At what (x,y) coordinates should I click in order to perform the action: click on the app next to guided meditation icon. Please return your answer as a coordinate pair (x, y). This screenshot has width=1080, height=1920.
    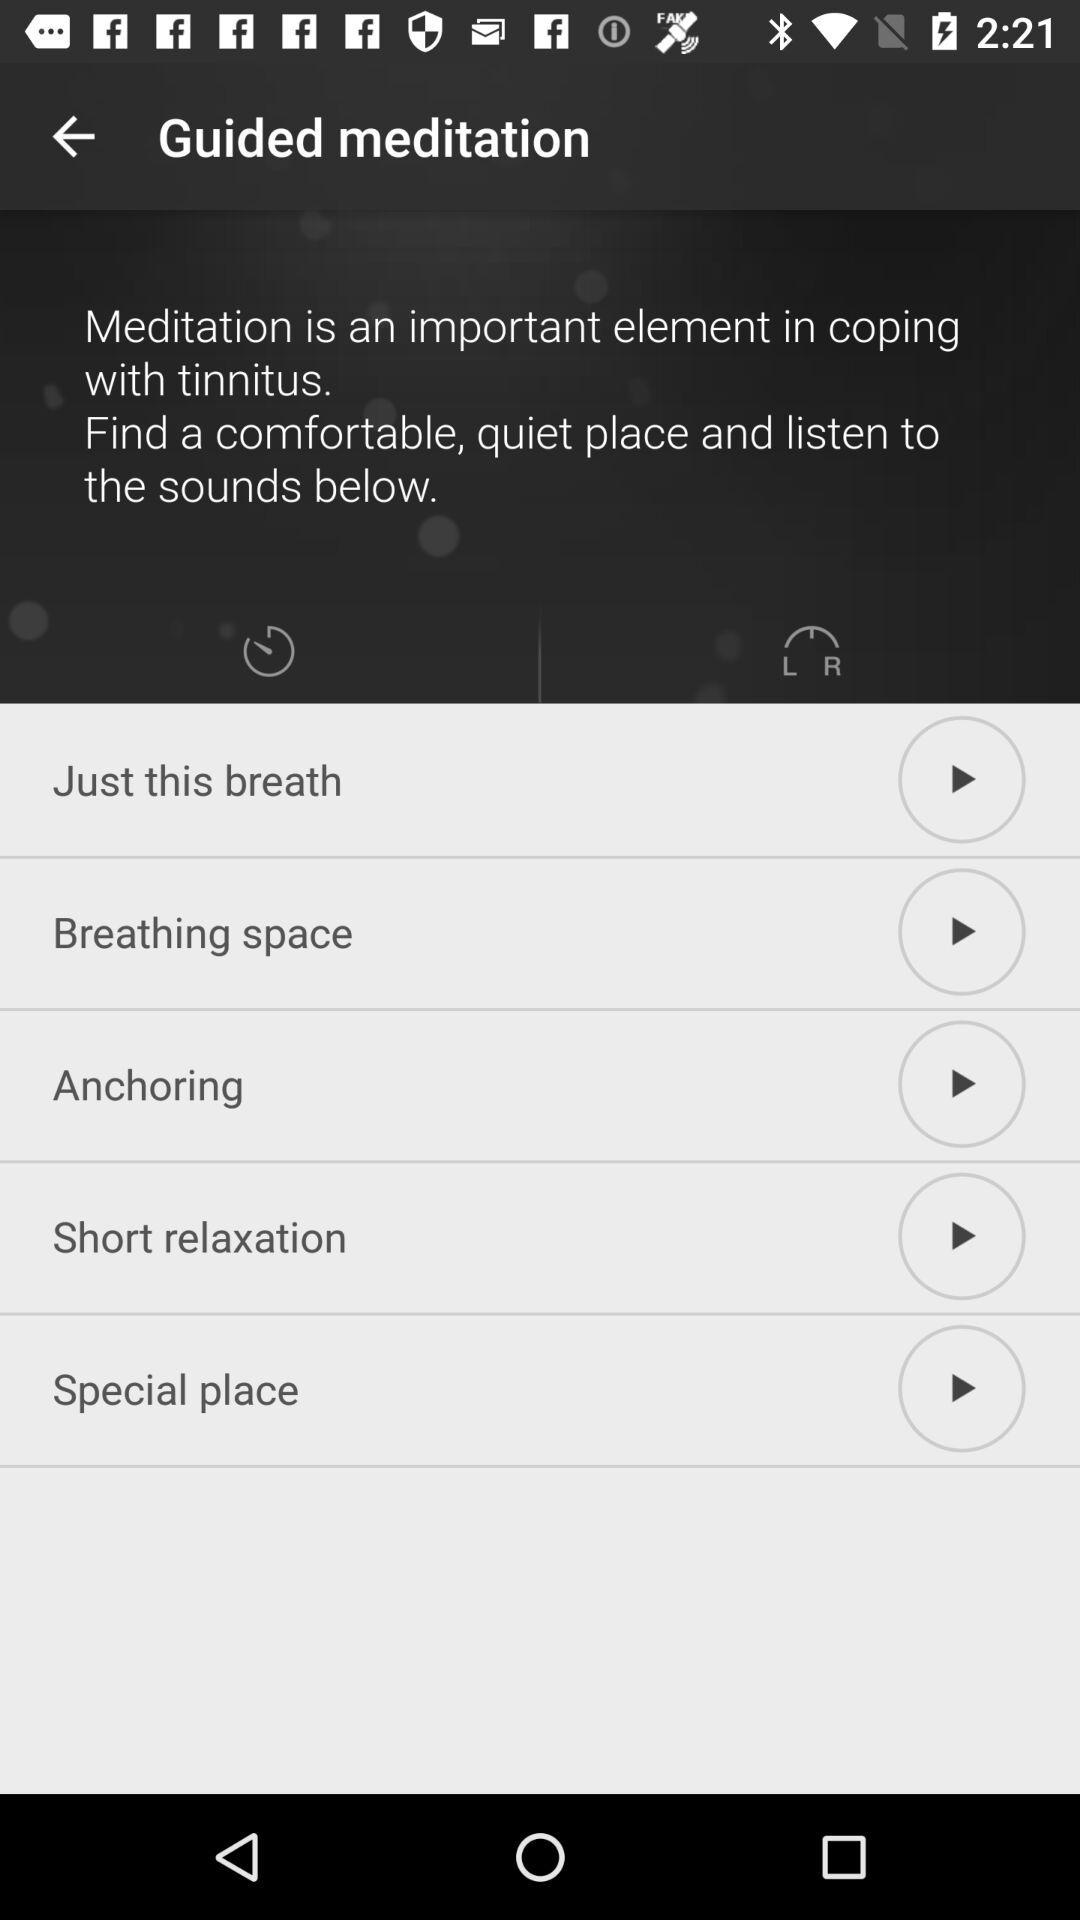
    Looking at the image, I should click on (72, 135).